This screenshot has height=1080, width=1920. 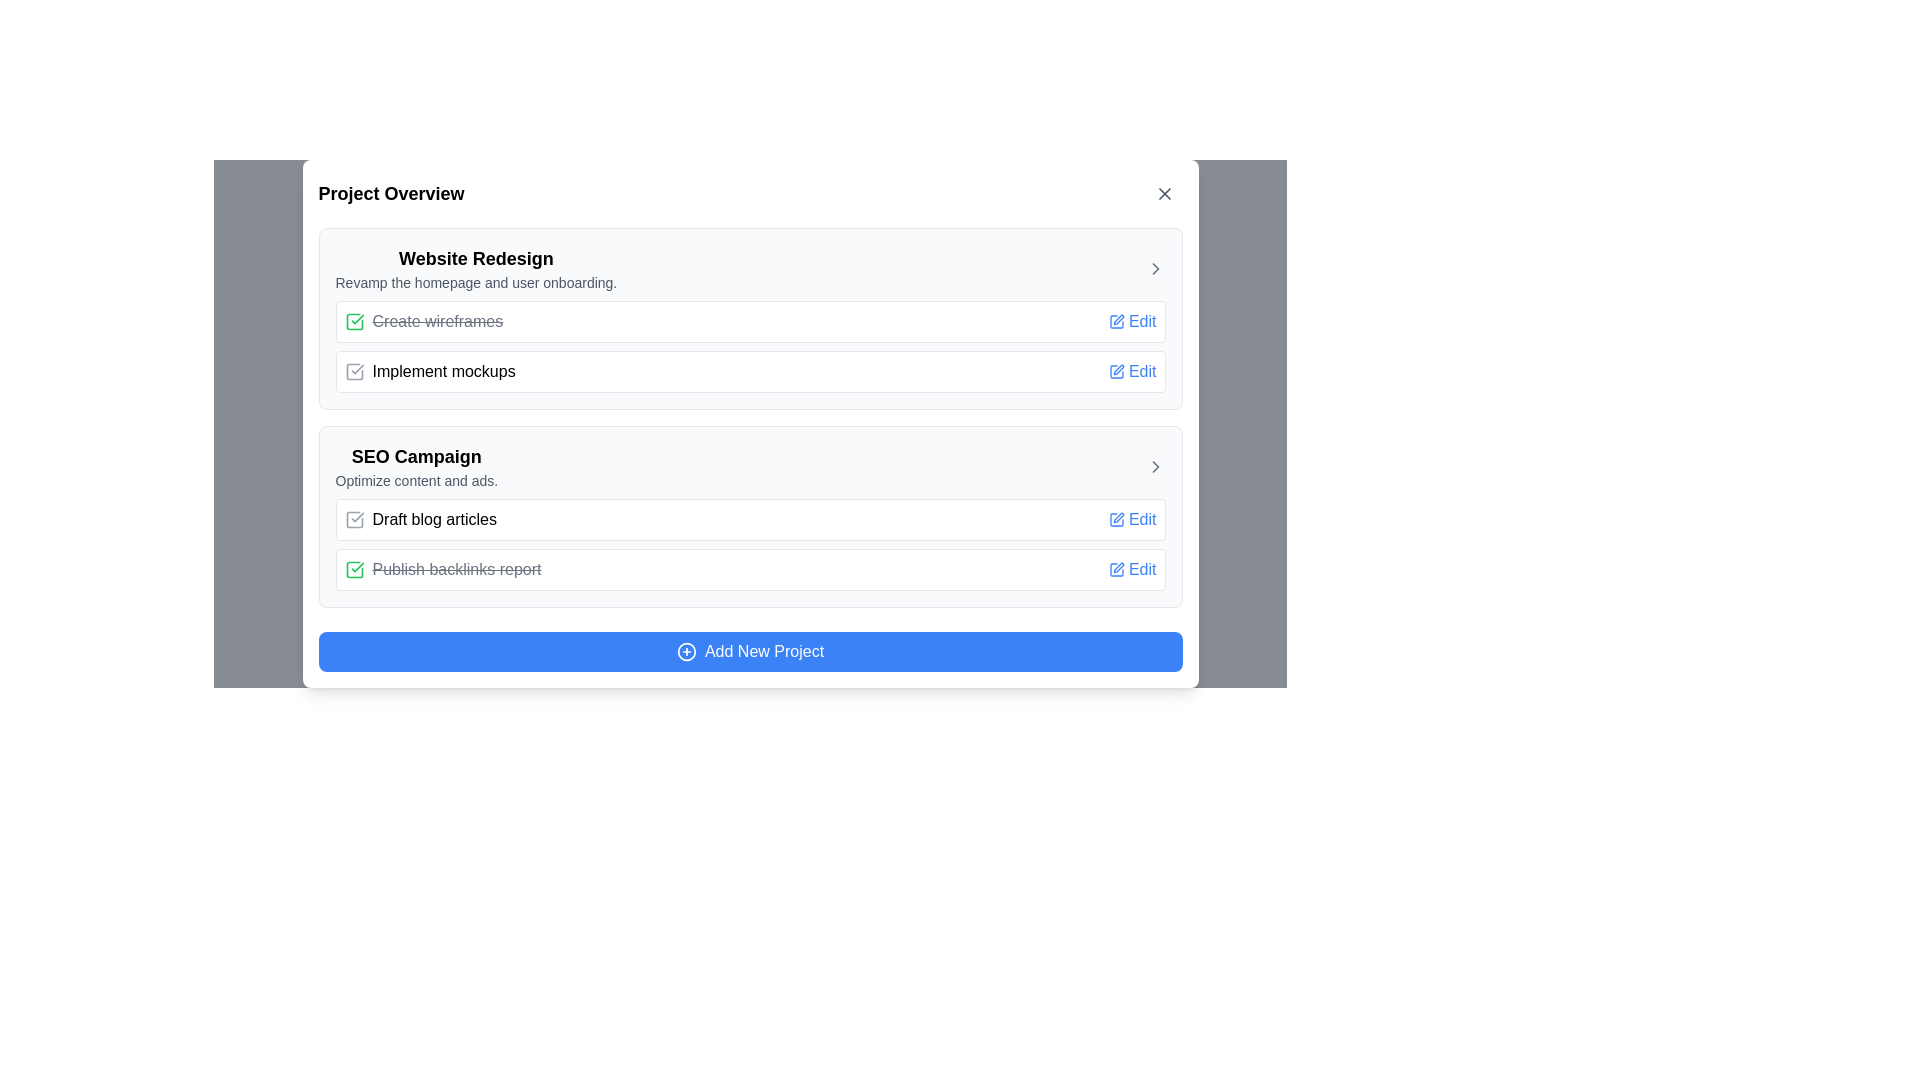 I want to click on the checkbox or status icon for the 'Implement mockups' task under 'Website Redesign', so click(x=354, y=371).